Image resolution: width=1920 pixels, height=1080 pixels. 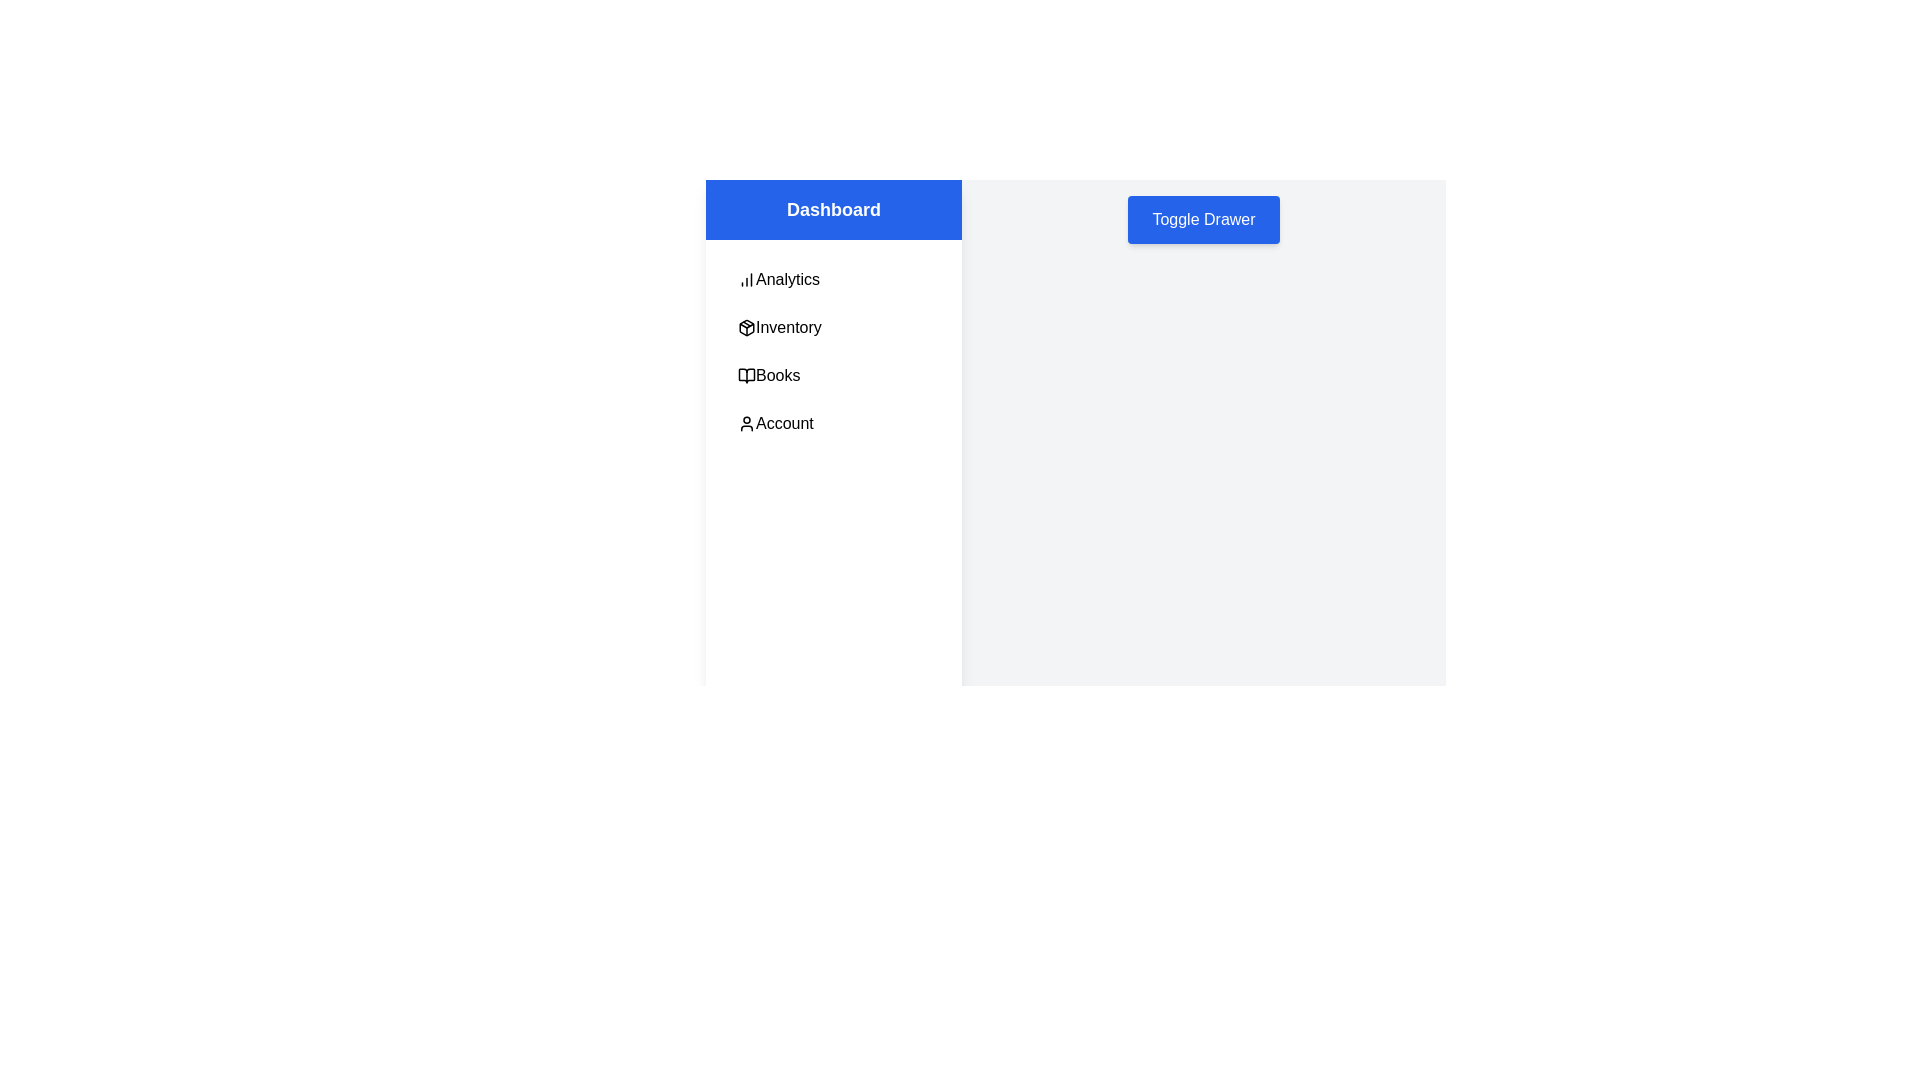 What do you see at coordinates (746, 423) in the screenshot?
I see `the icon beside the Account menu item` at bounding box center [746, 423].